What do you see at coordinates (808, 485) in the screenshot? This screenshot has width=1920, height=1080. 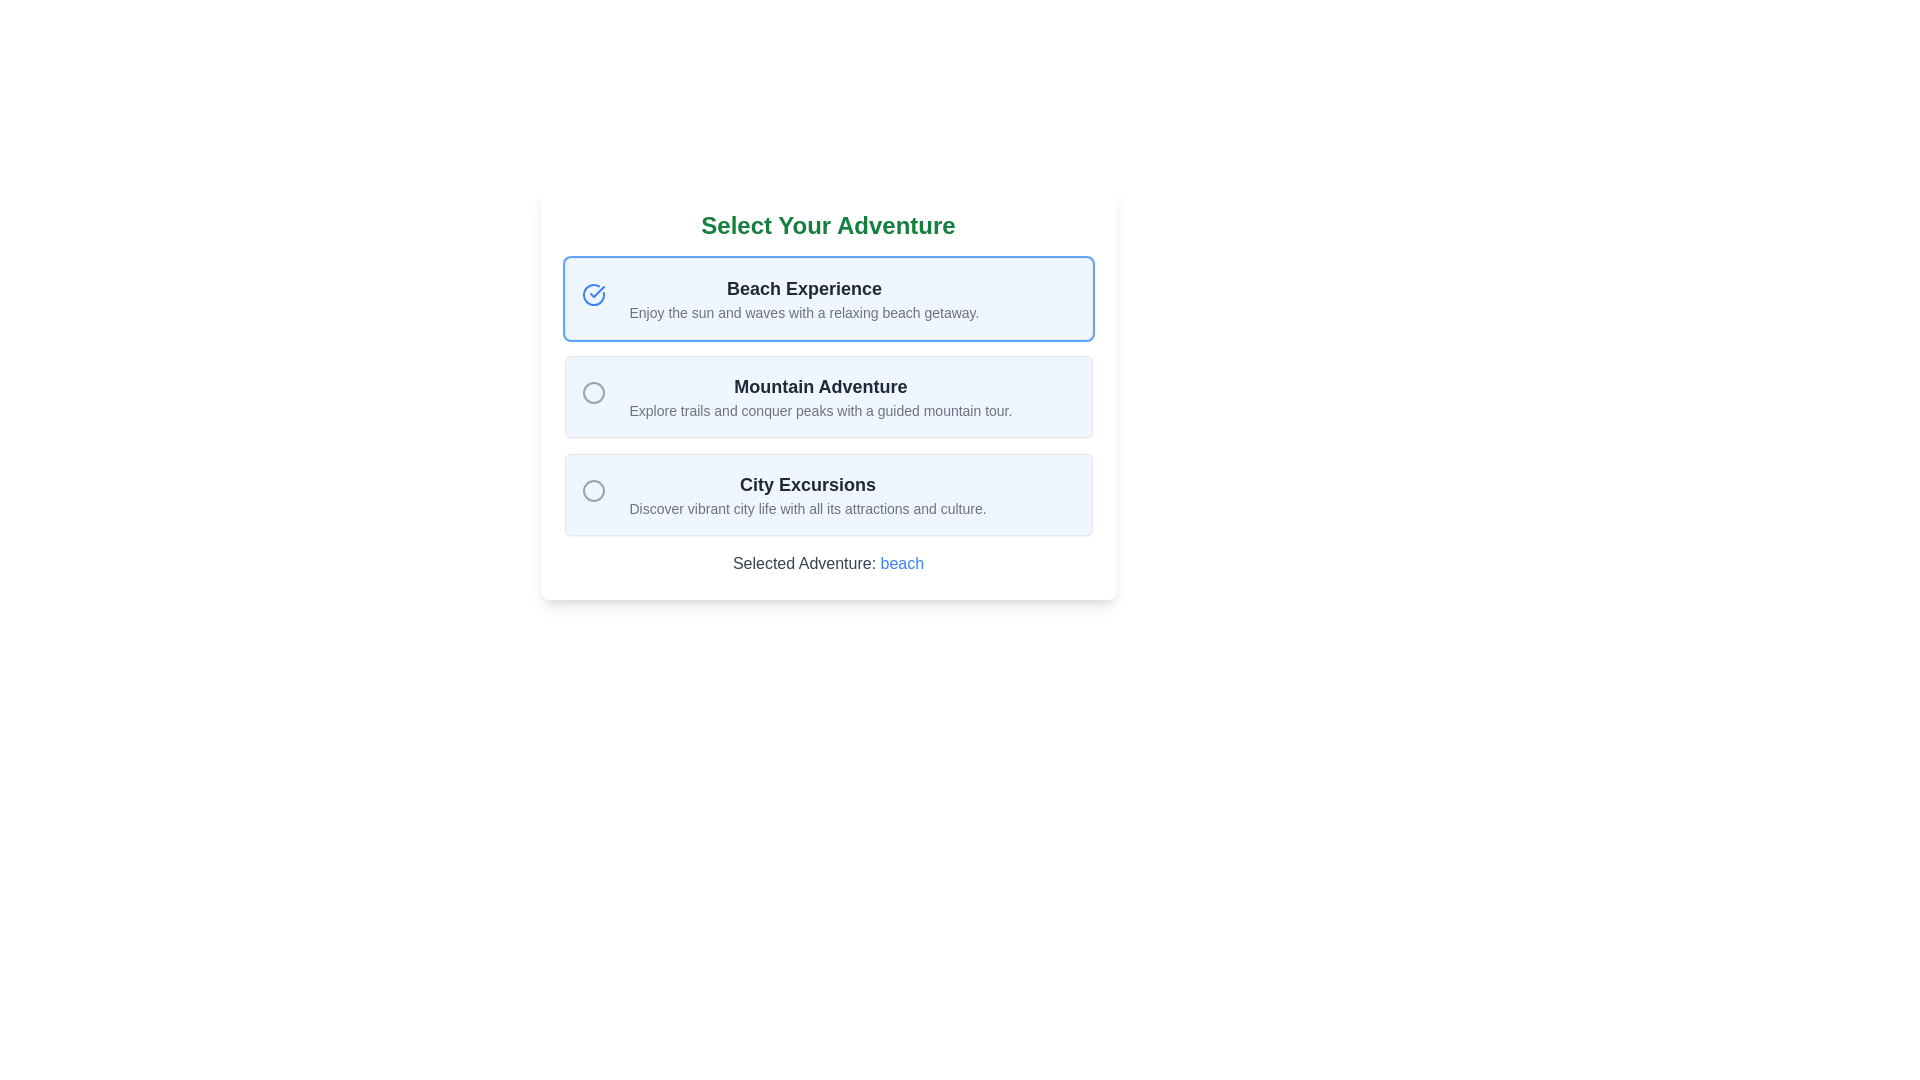 I see `the 'City Excursions' label, which is a bold, dark gray text component styled with a larger font size, located above the descriptive text in the bottommost selection option of the list` at bounding box center [808, 485].